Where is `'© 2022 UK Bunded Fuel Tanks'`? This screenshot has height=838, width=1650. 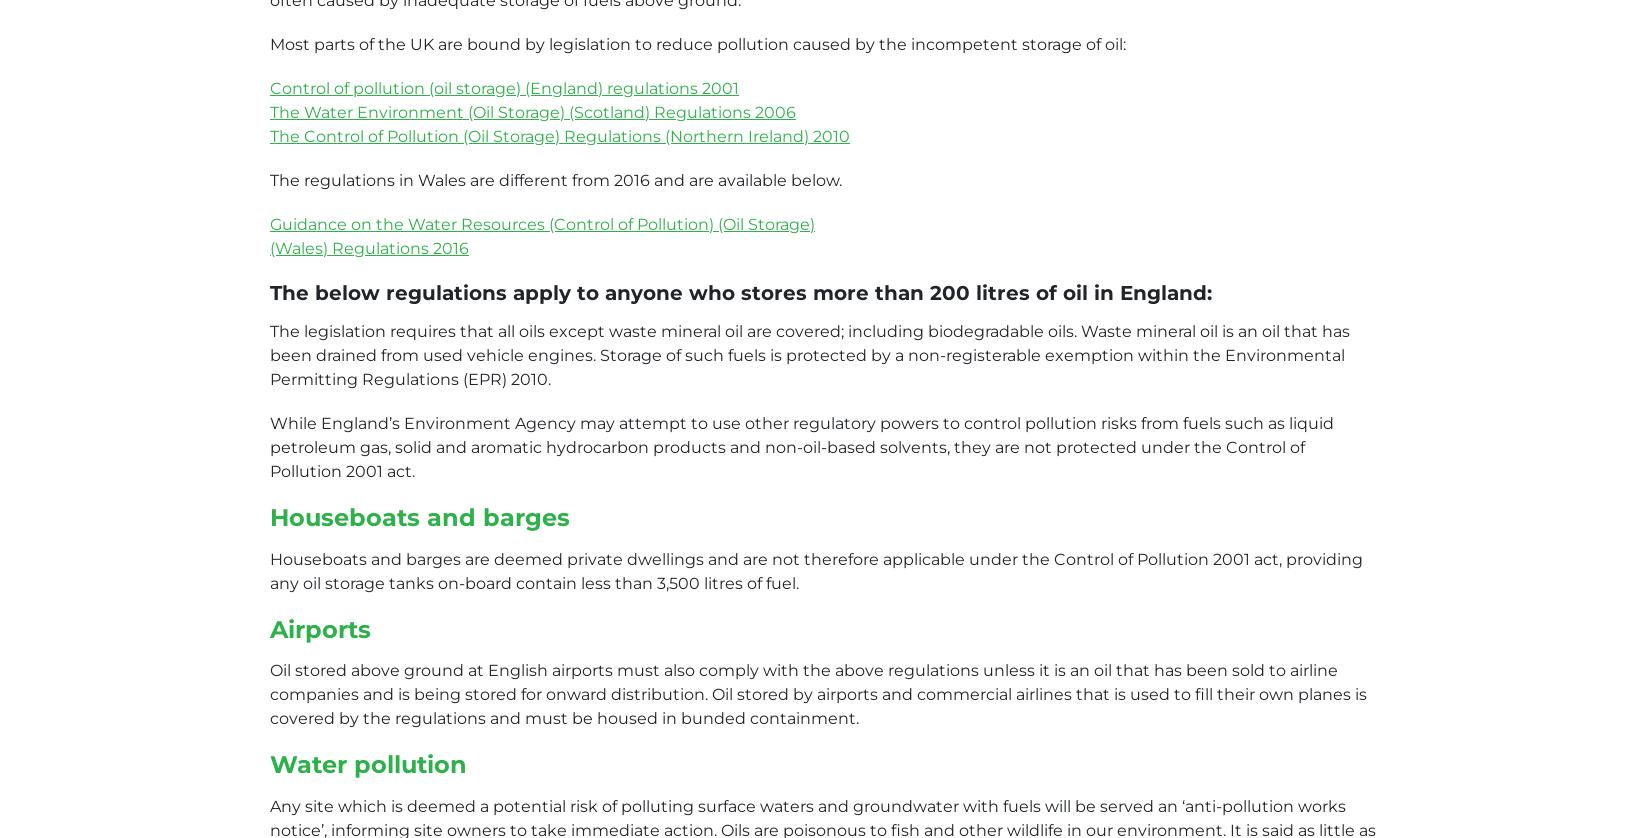
'© 2022 UK Bunded Fuel Tanks' is located at coordinates (391, 455).